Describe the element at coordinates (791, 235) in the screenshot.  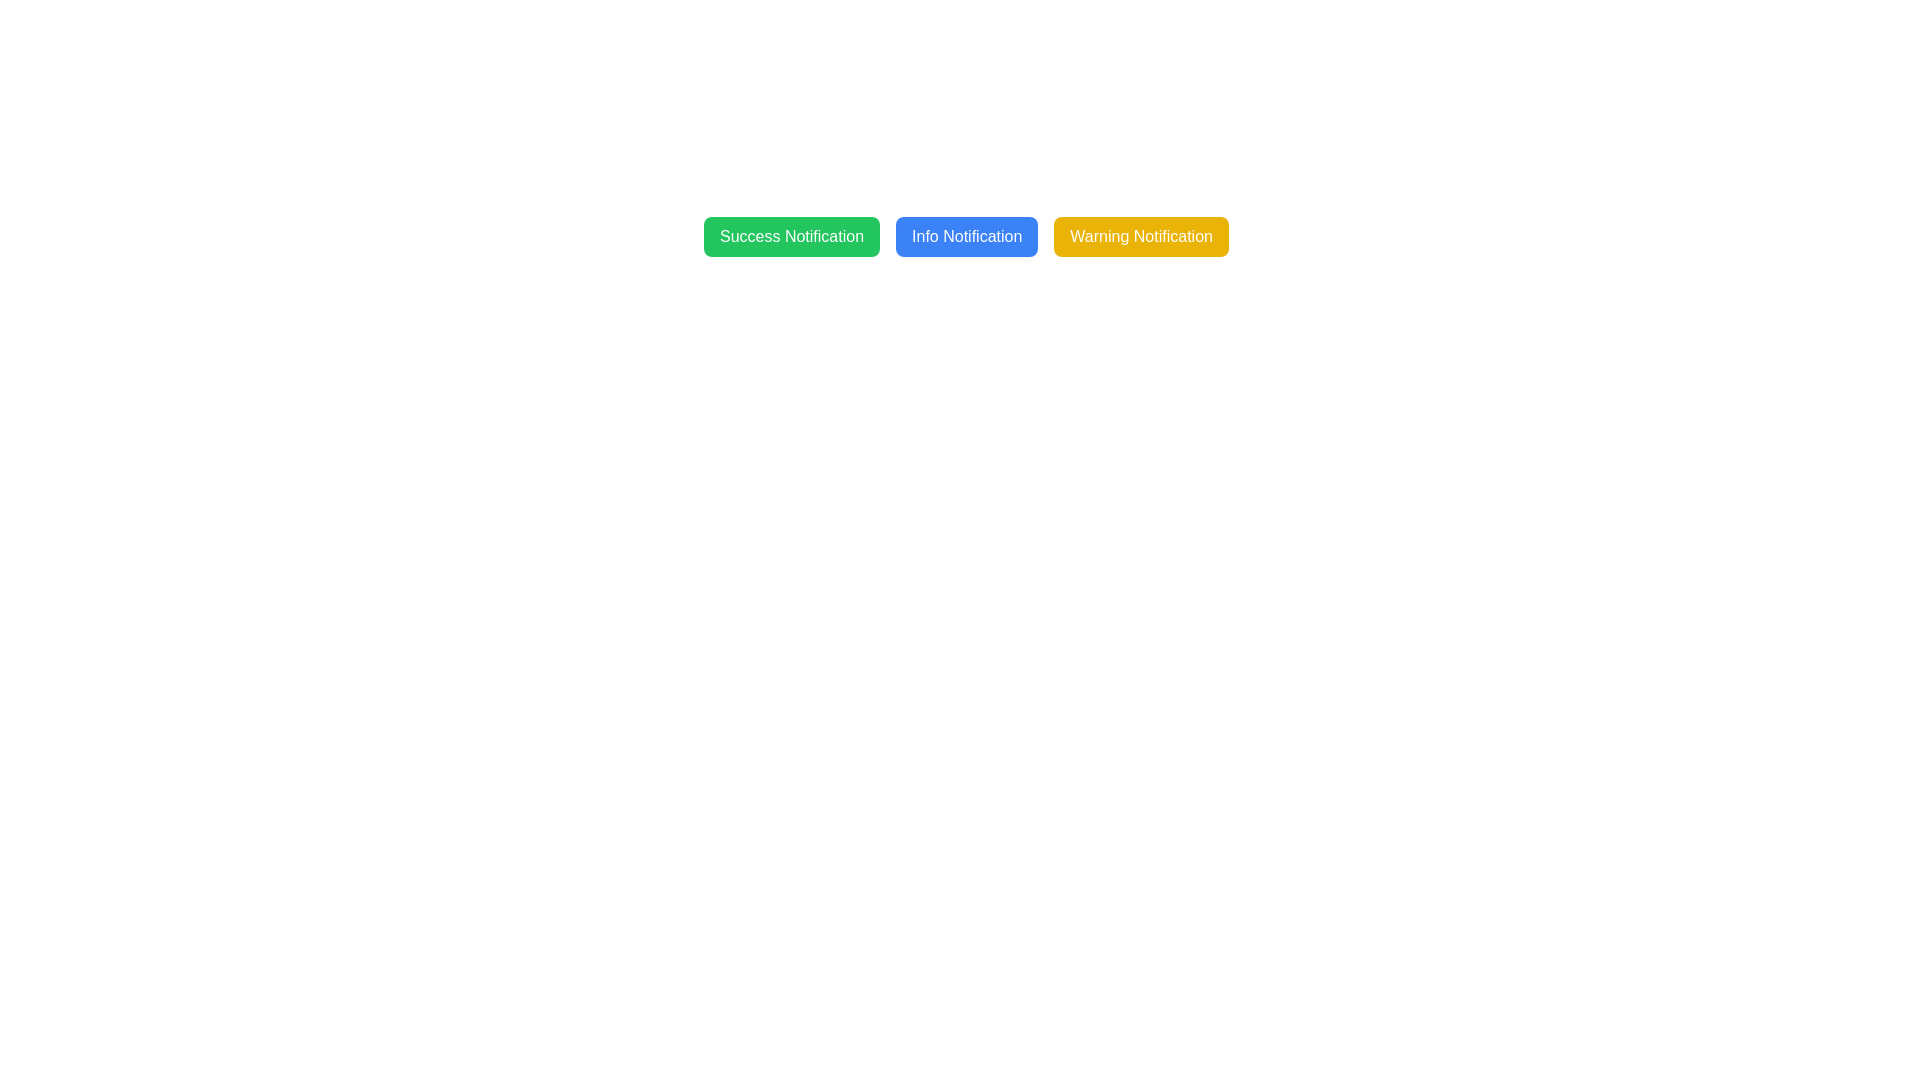
I see `the green rectangular button labeled 'Success Notification'` at that location.